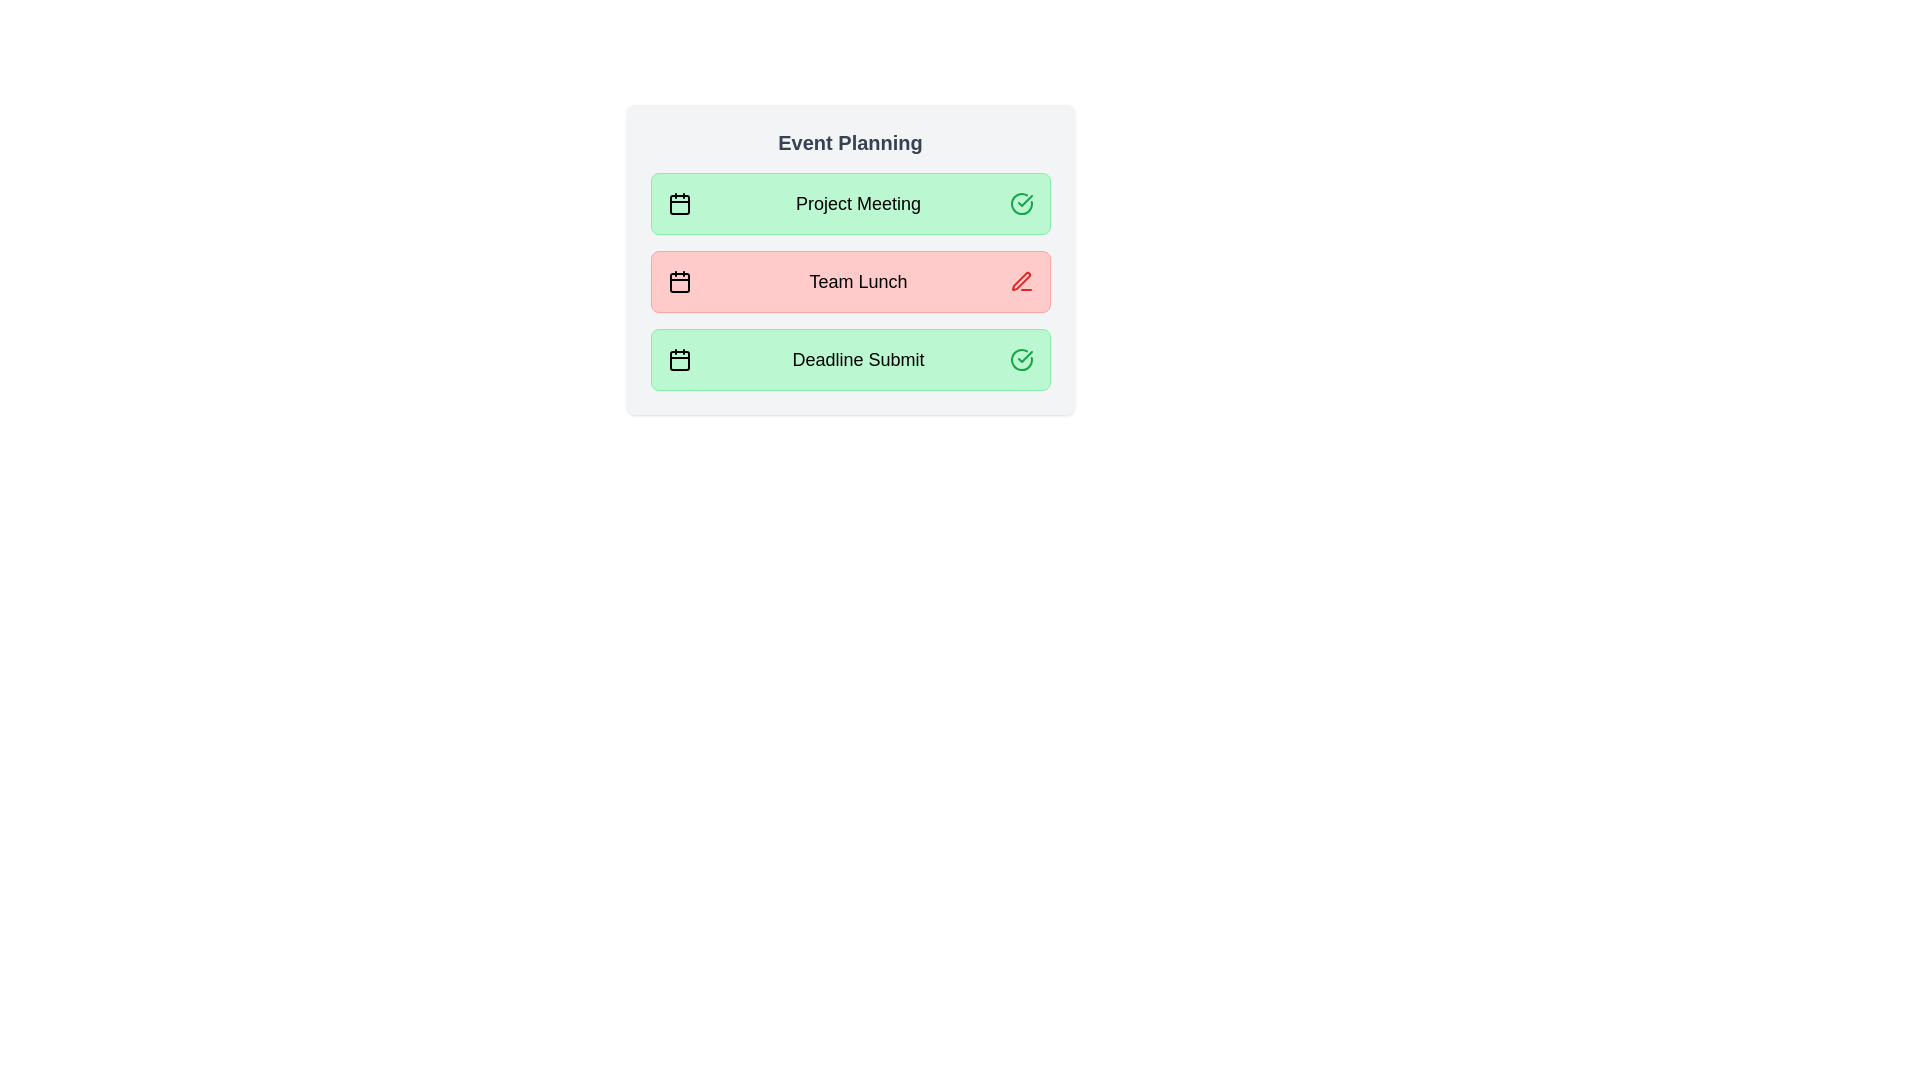 The width and height of the screenshot is (1920, 1080). What do you see at coordinates (850, 141) in the screenshot?
I see `the header text 'Event Planning' for copying` at bounding box center [850, 141].